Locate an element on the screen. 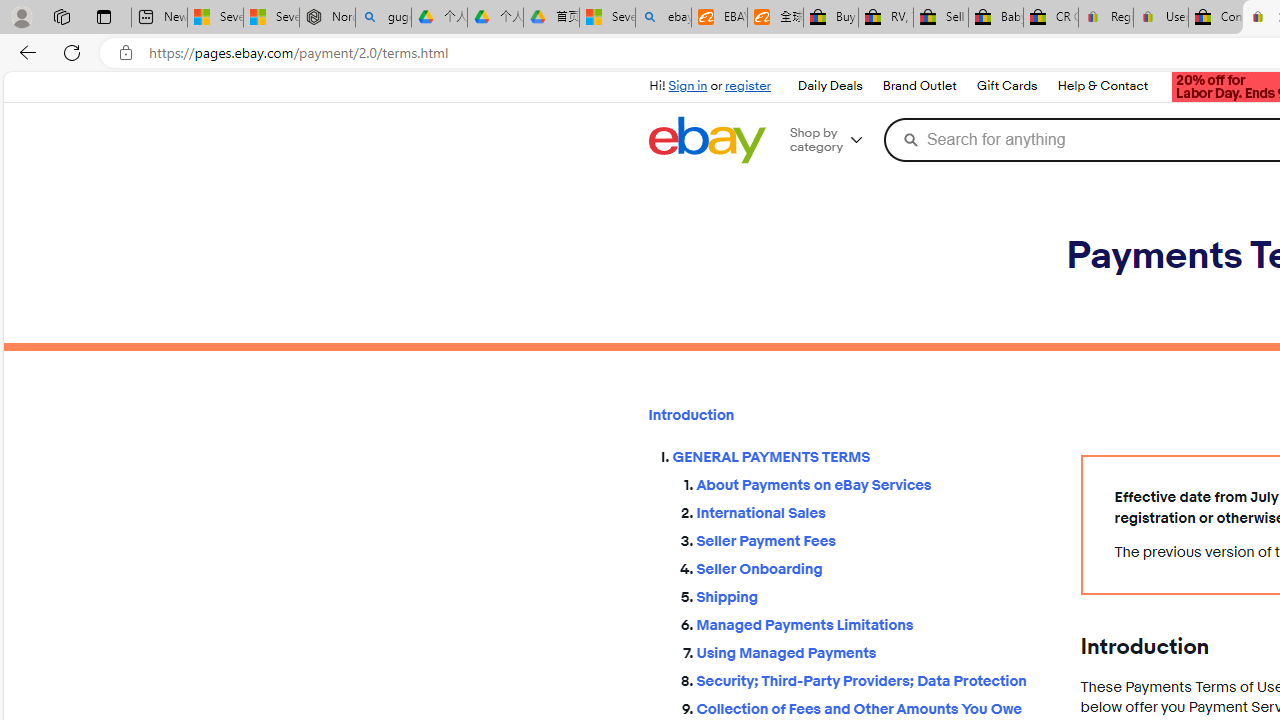  'Sign in' is located at coordinates (688, 85).